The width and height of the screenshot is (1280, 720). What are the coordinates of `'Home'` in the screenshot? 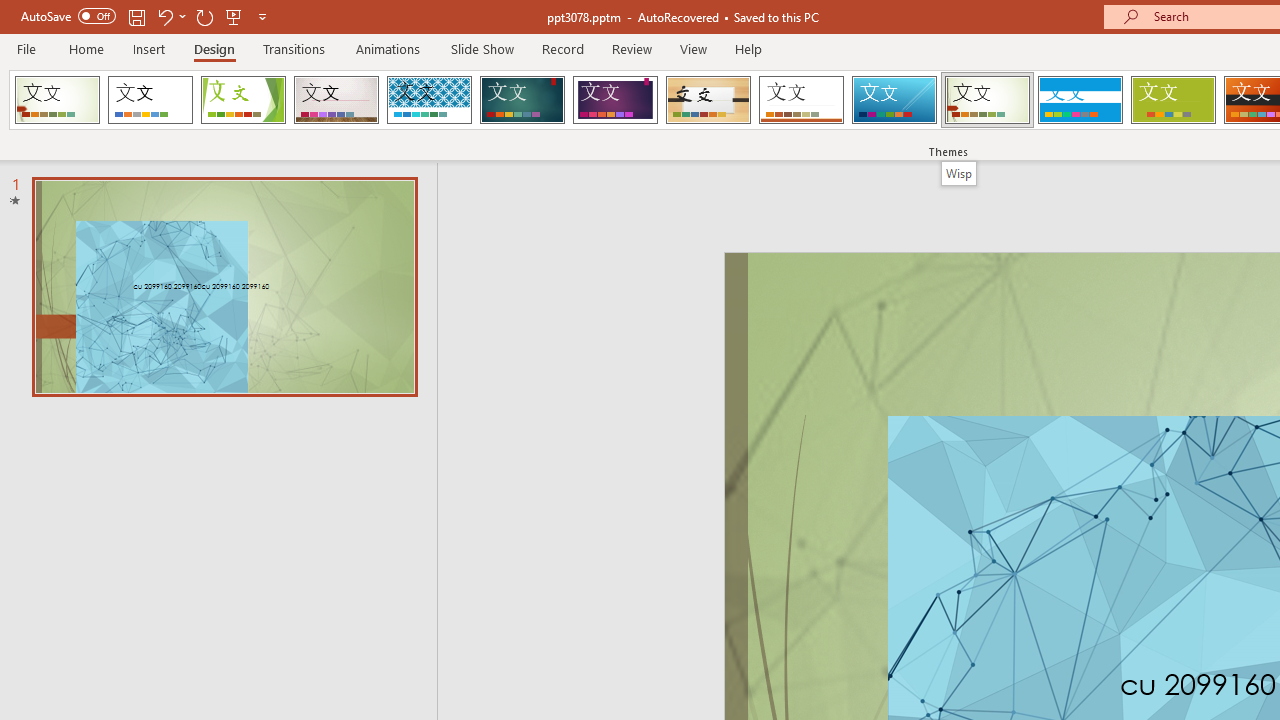 It's located at (85, 48).